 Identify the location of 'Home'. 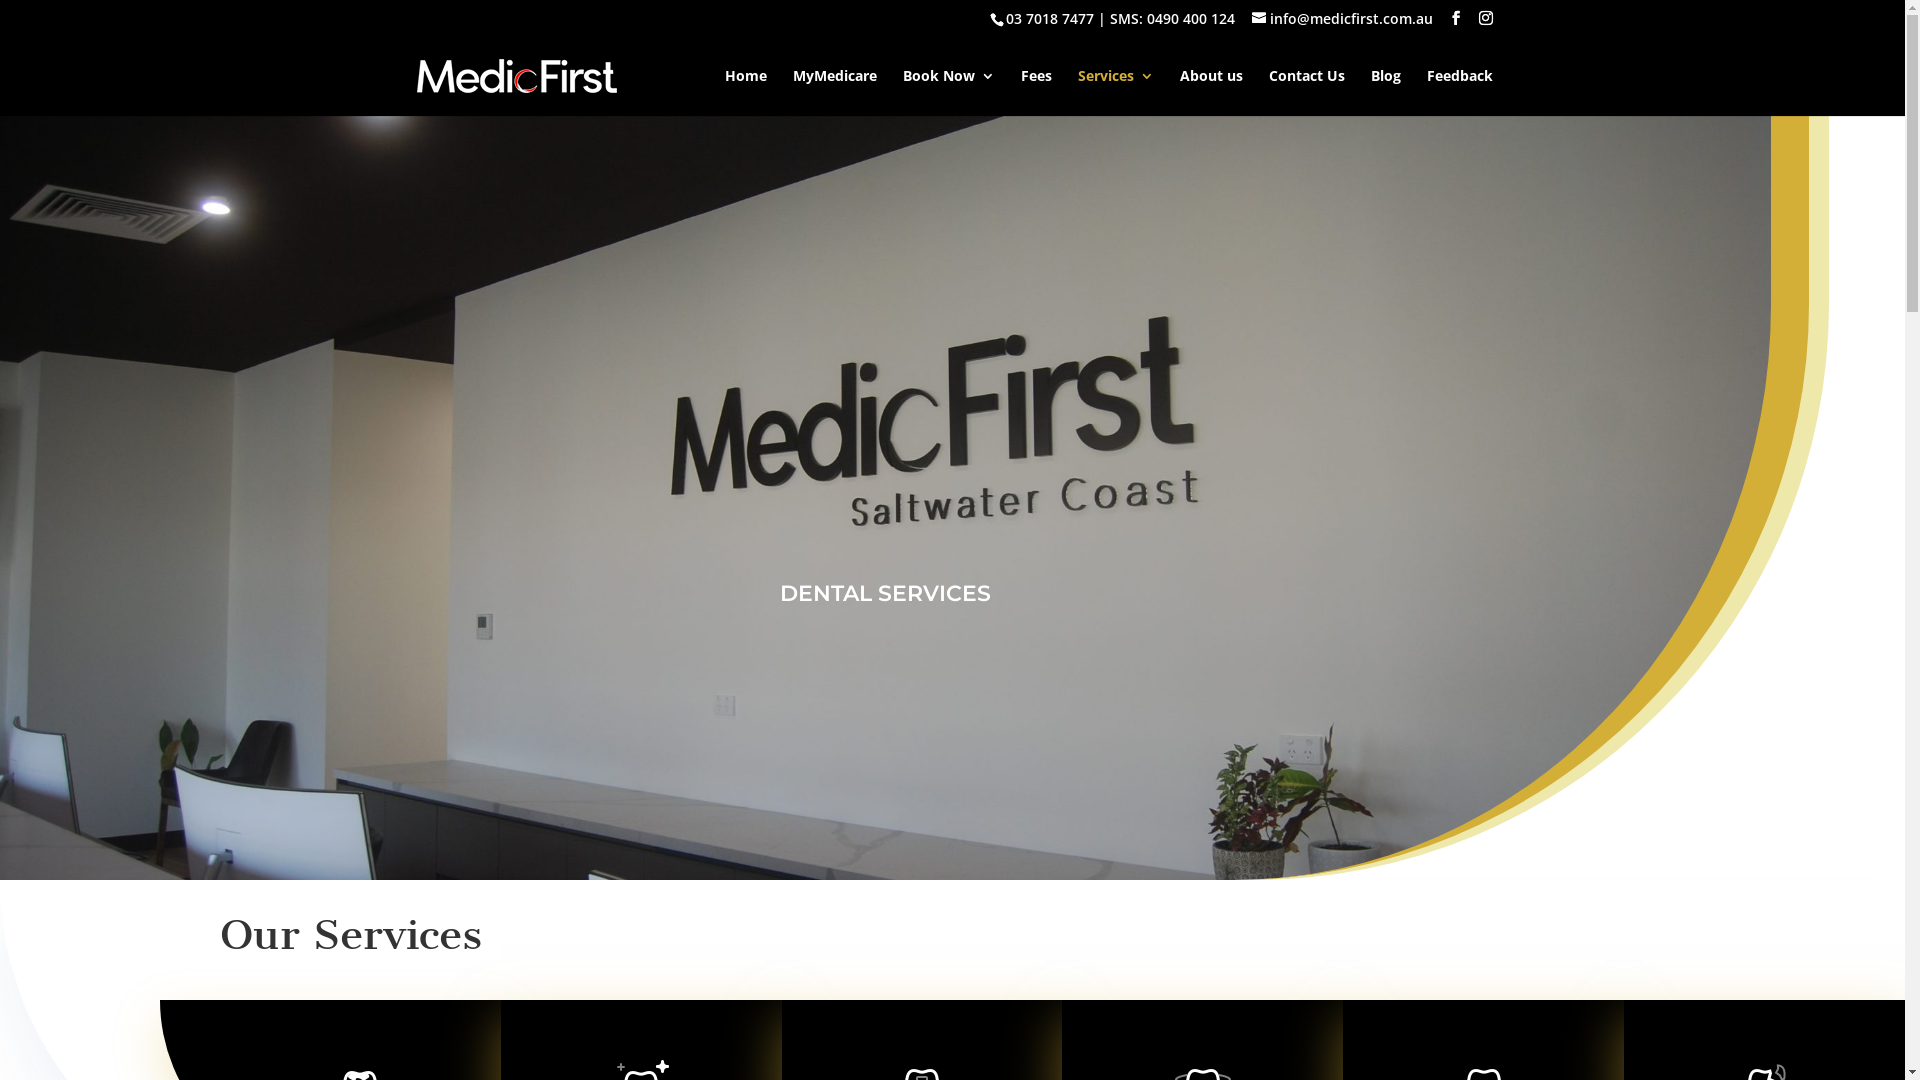
(743, 92).